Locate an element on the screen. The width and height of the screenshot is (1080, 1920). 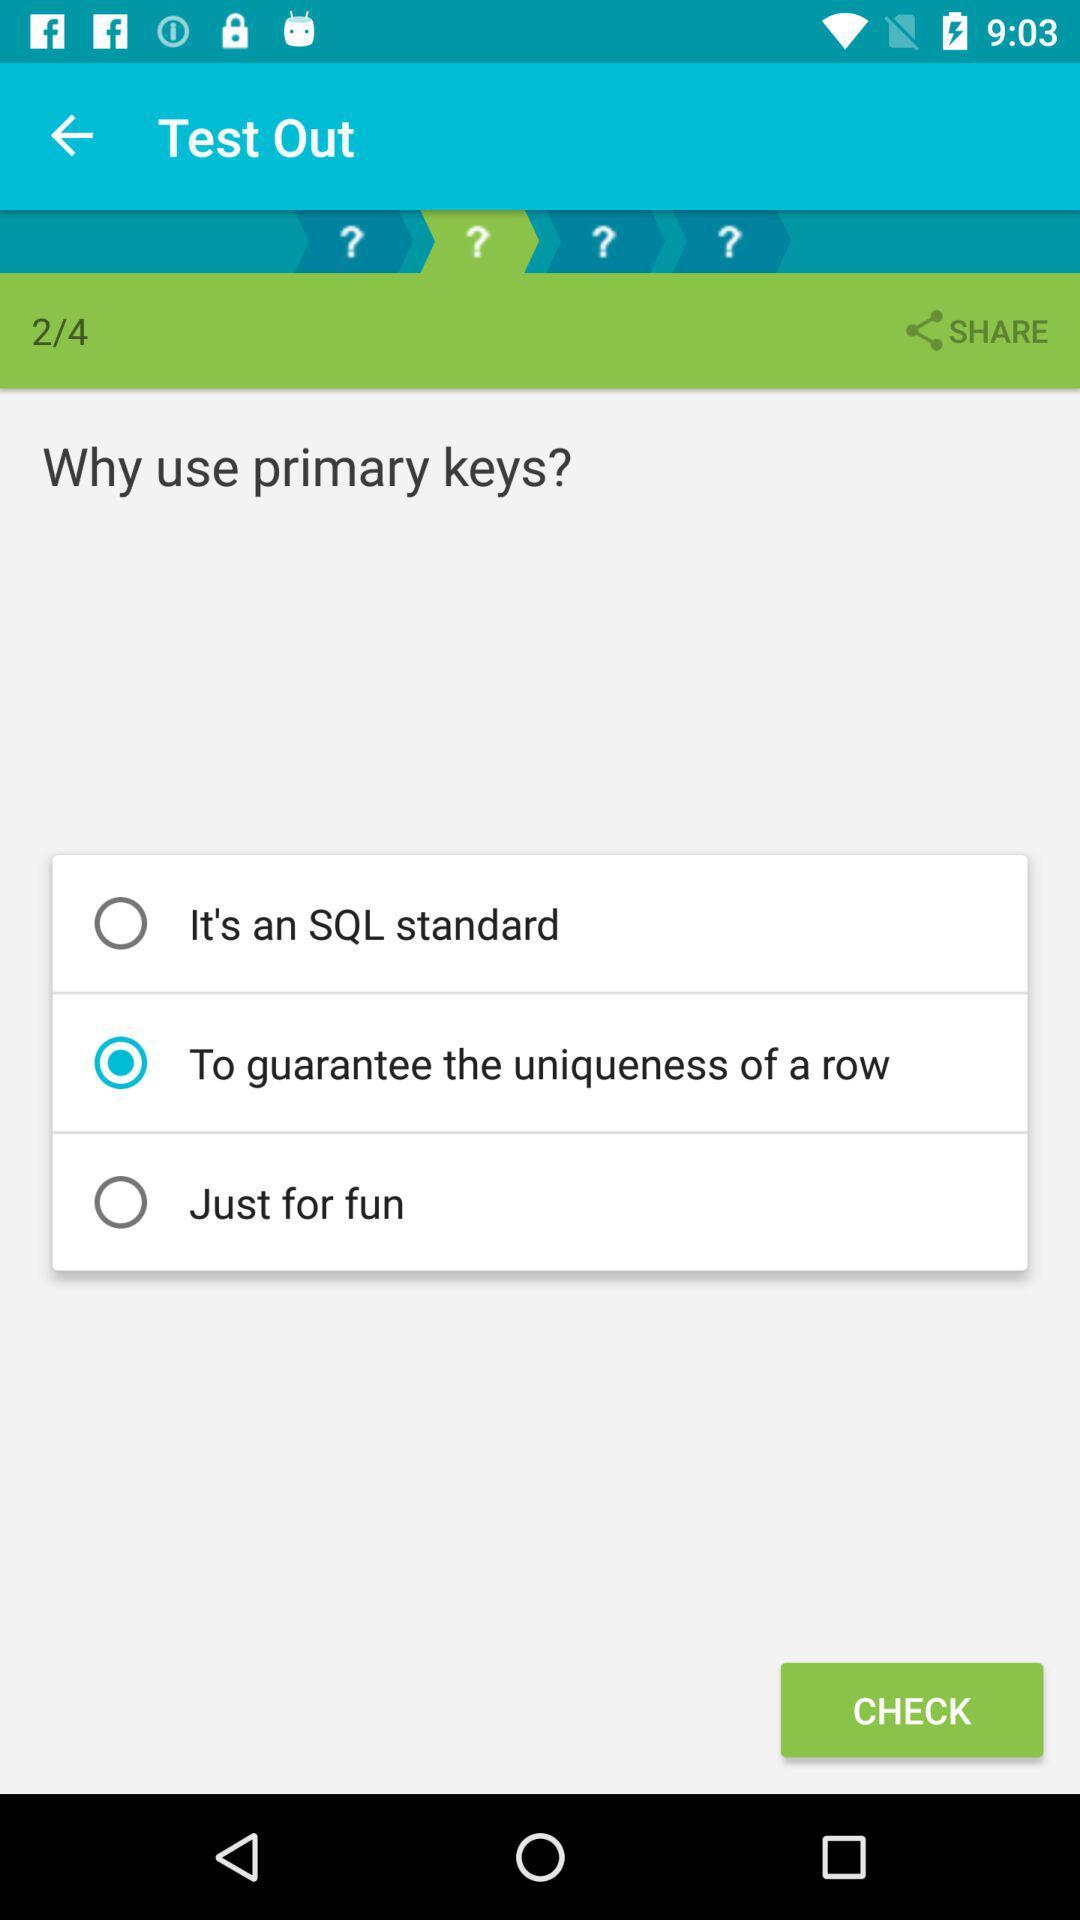
the help icon is located at coordinates (729, 240).